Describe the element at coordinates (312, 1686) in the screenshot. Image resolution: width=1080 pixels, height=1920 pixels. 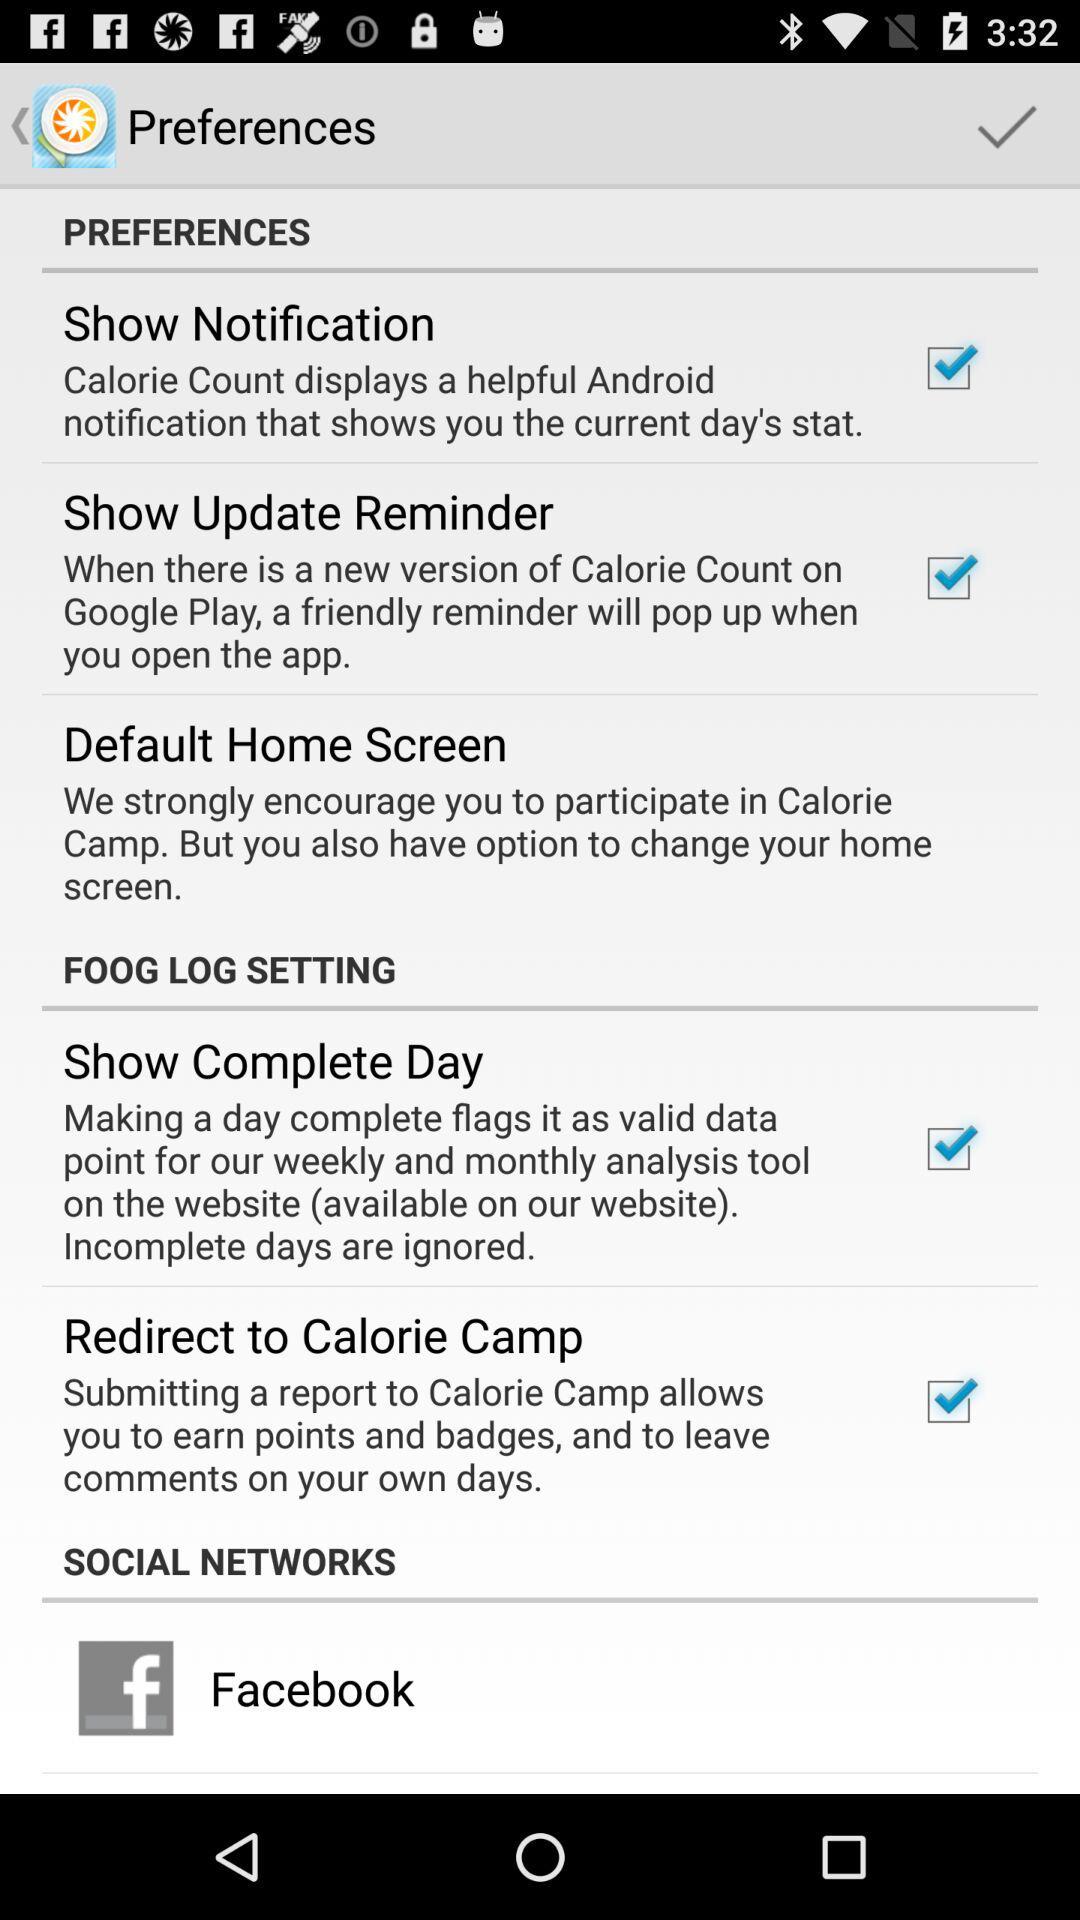
I see `the facebook icon` at that location.